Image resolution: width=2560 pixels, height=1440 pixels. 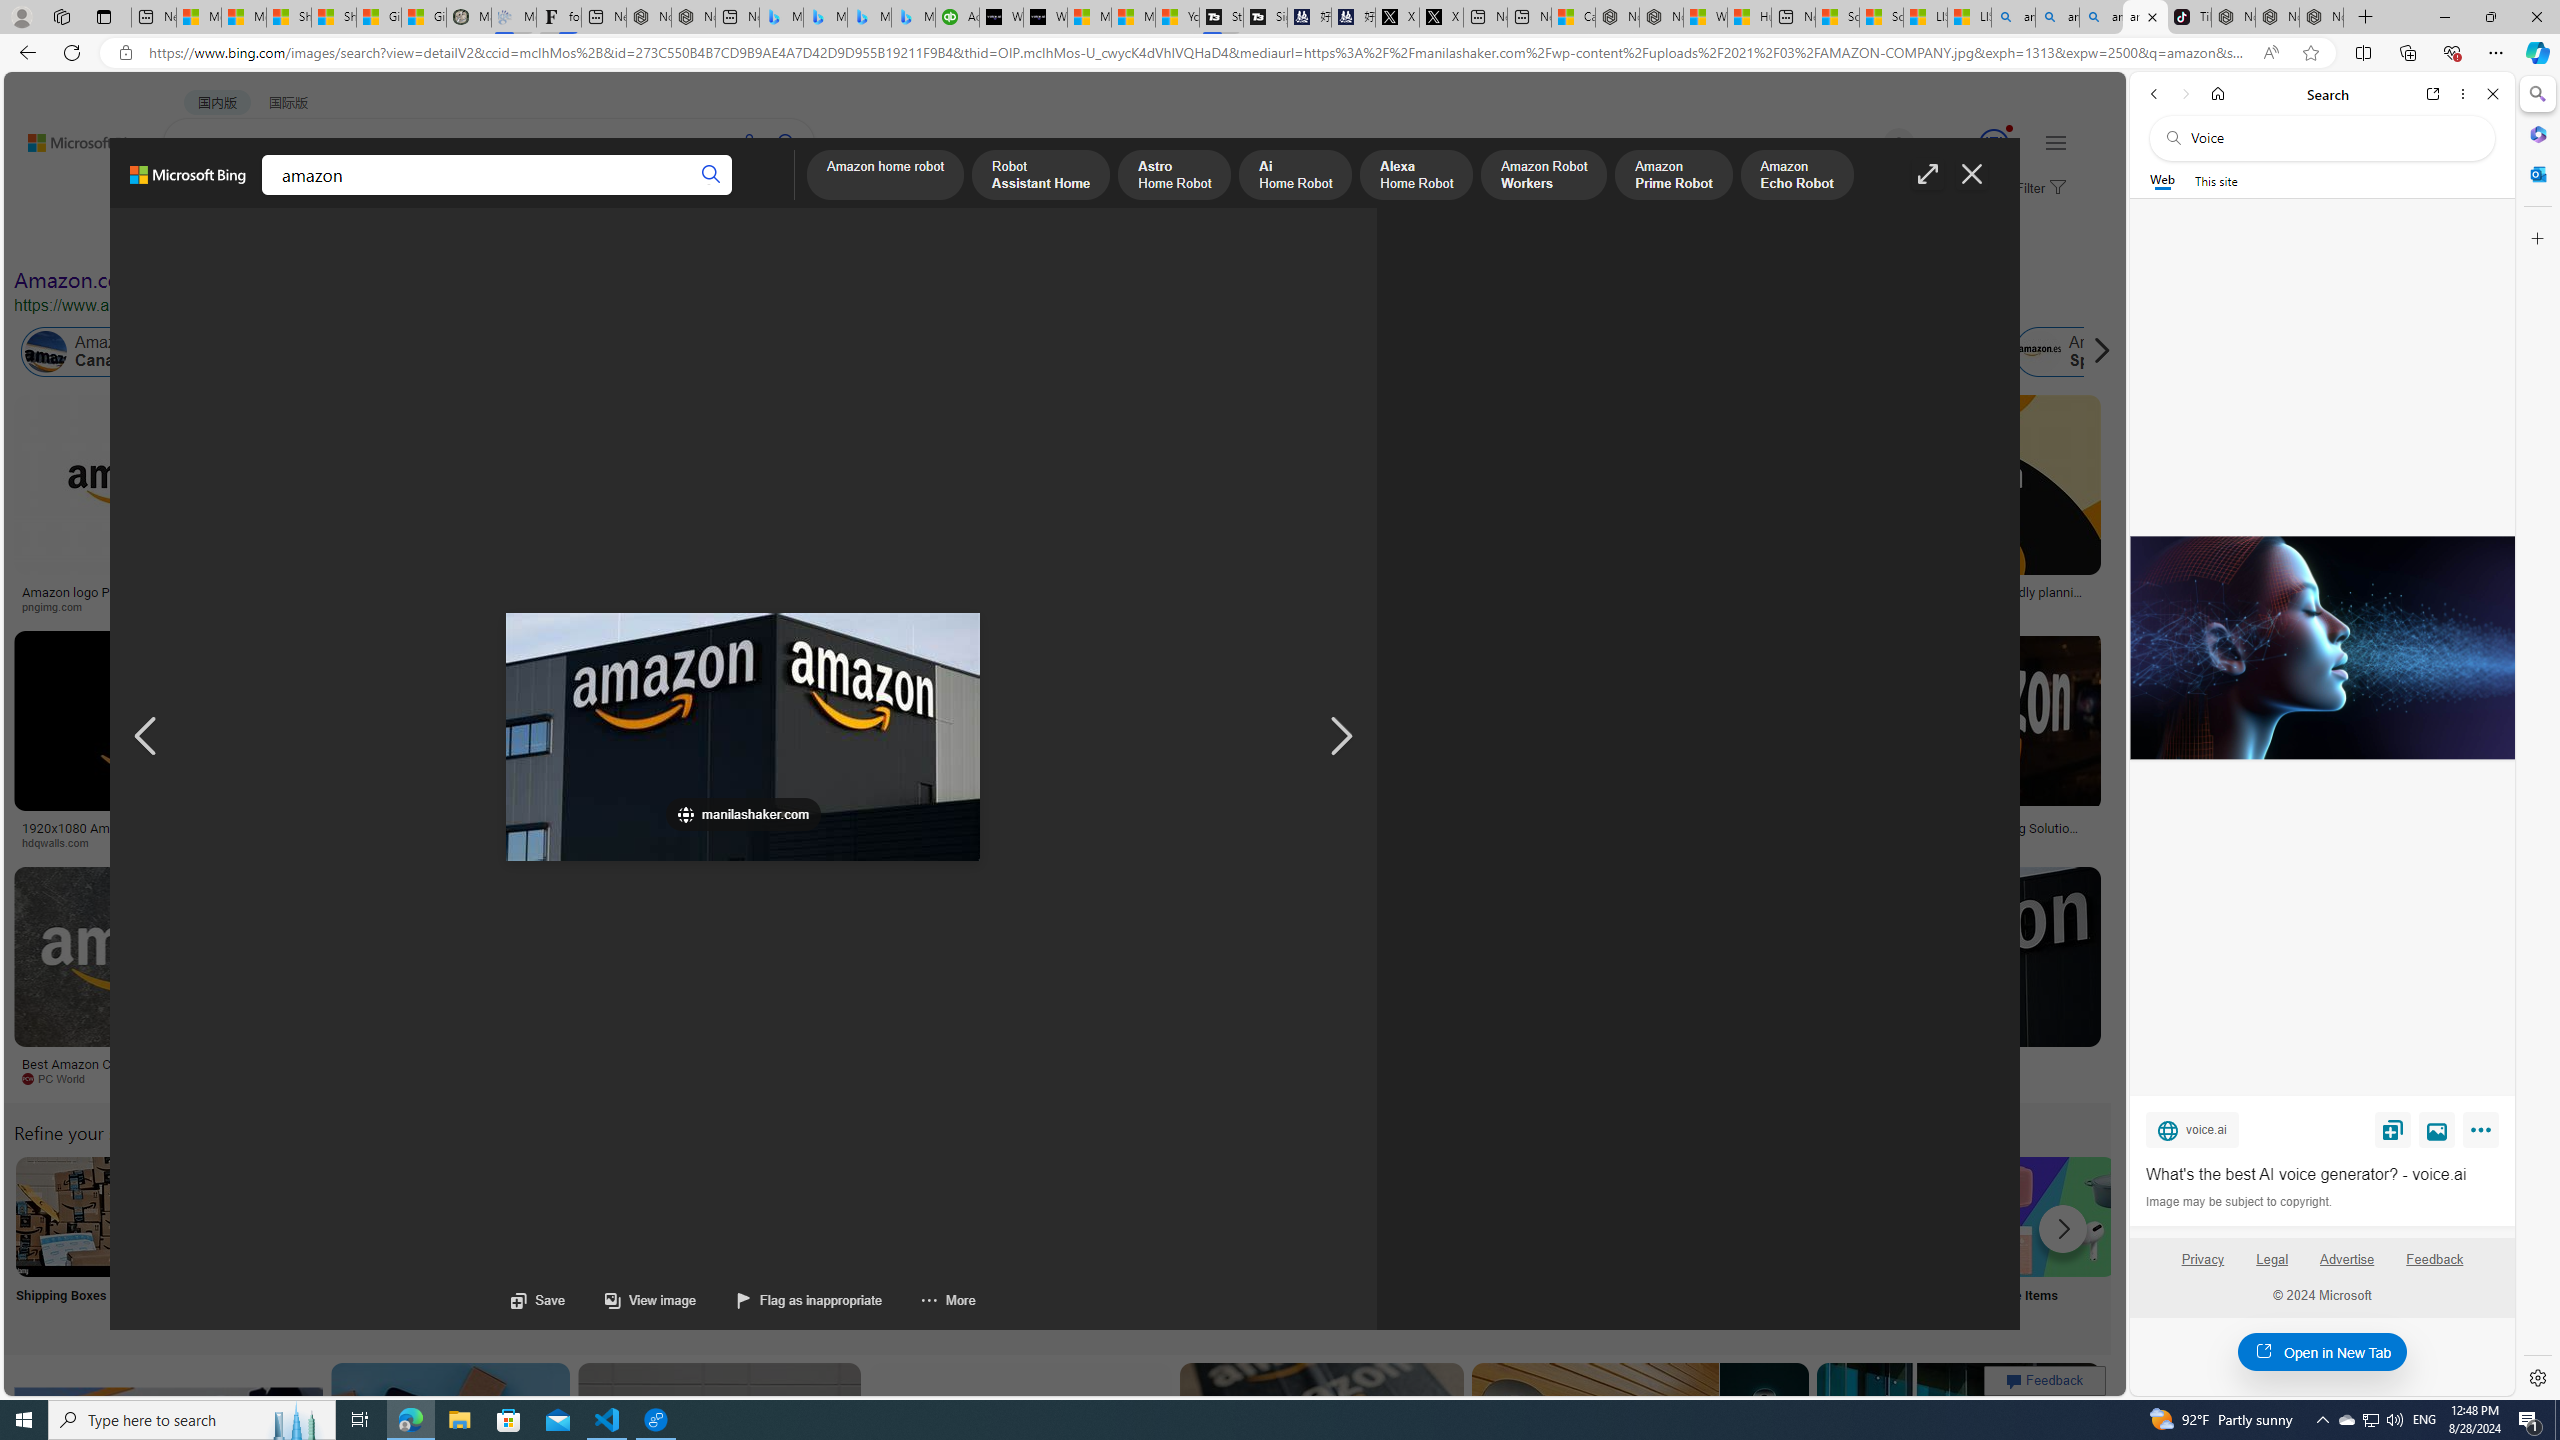 What do you see at coordinates (305, 237) in the screenshot?
I see `'Color'` at bounding box center [305, 237].